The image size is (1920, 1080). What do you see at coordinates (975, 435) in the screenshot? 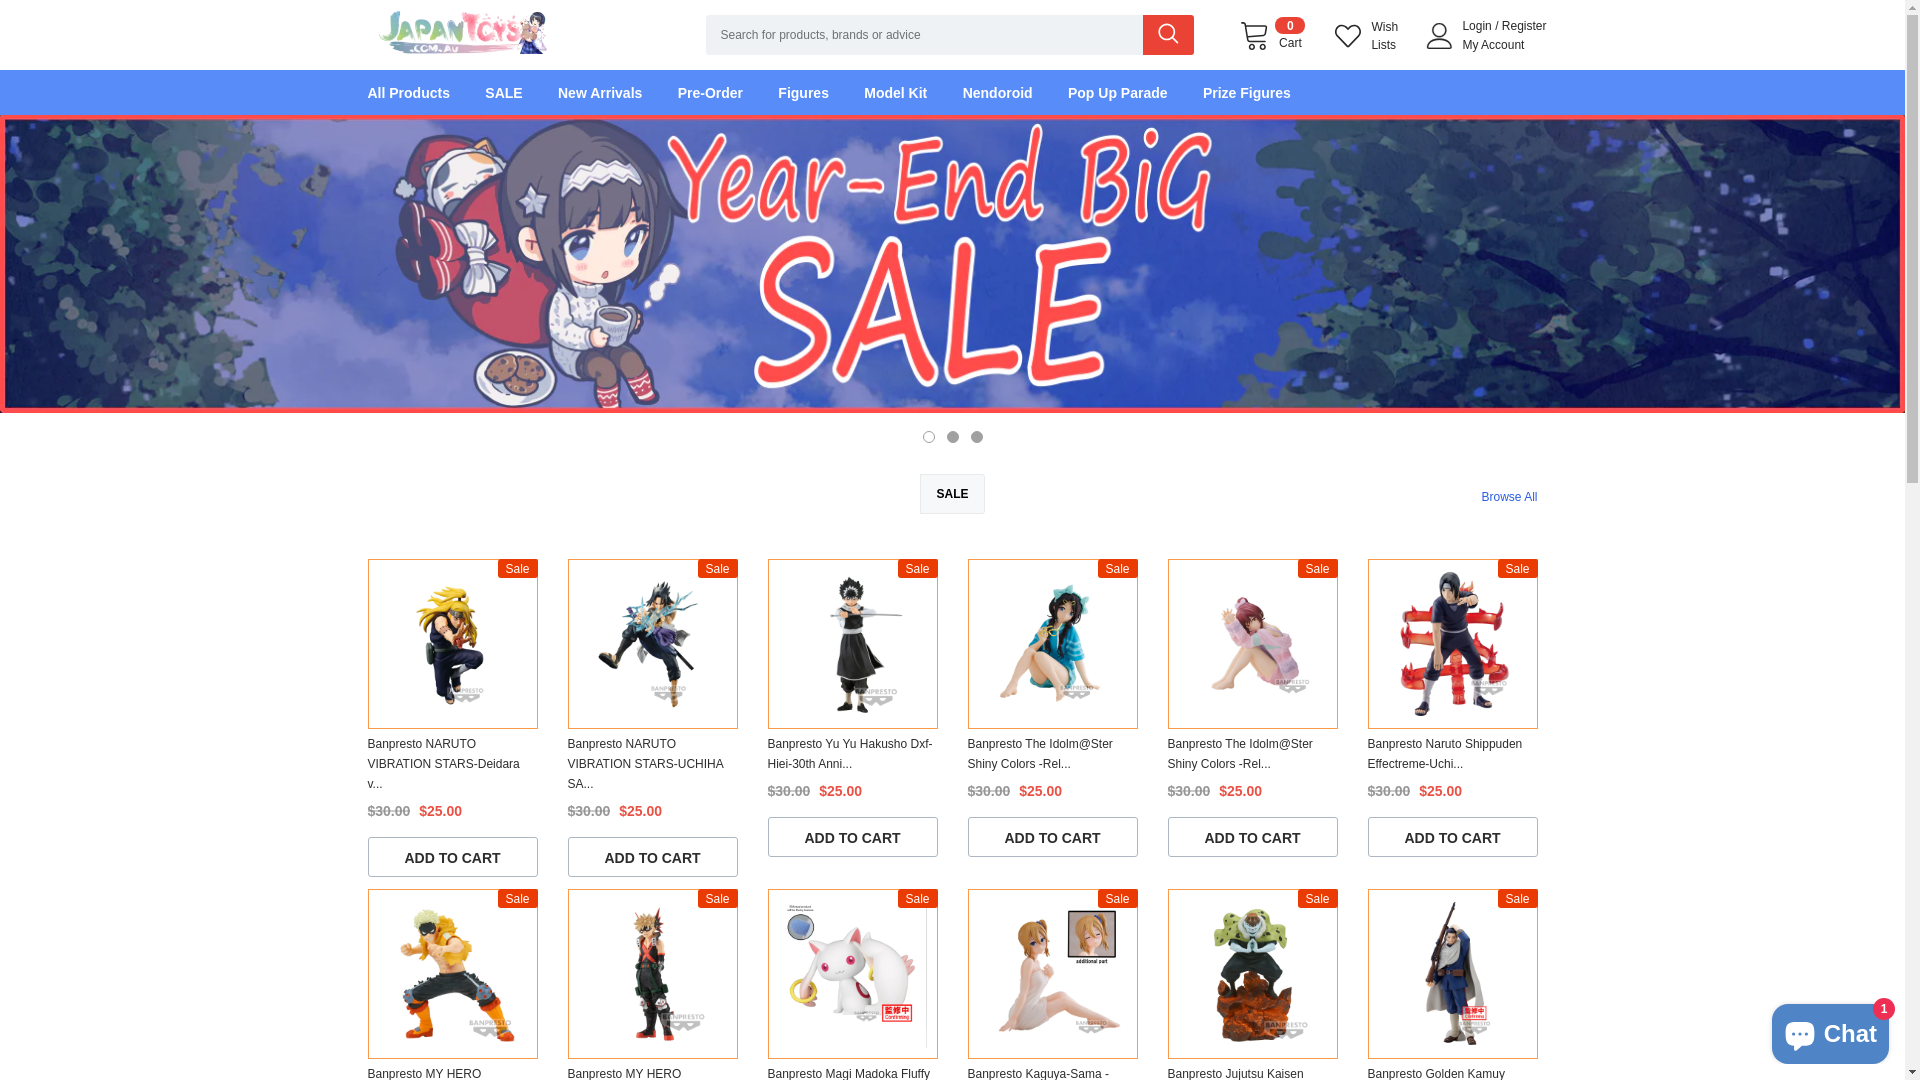
I see `'3'` at bounding box center [975, 435].